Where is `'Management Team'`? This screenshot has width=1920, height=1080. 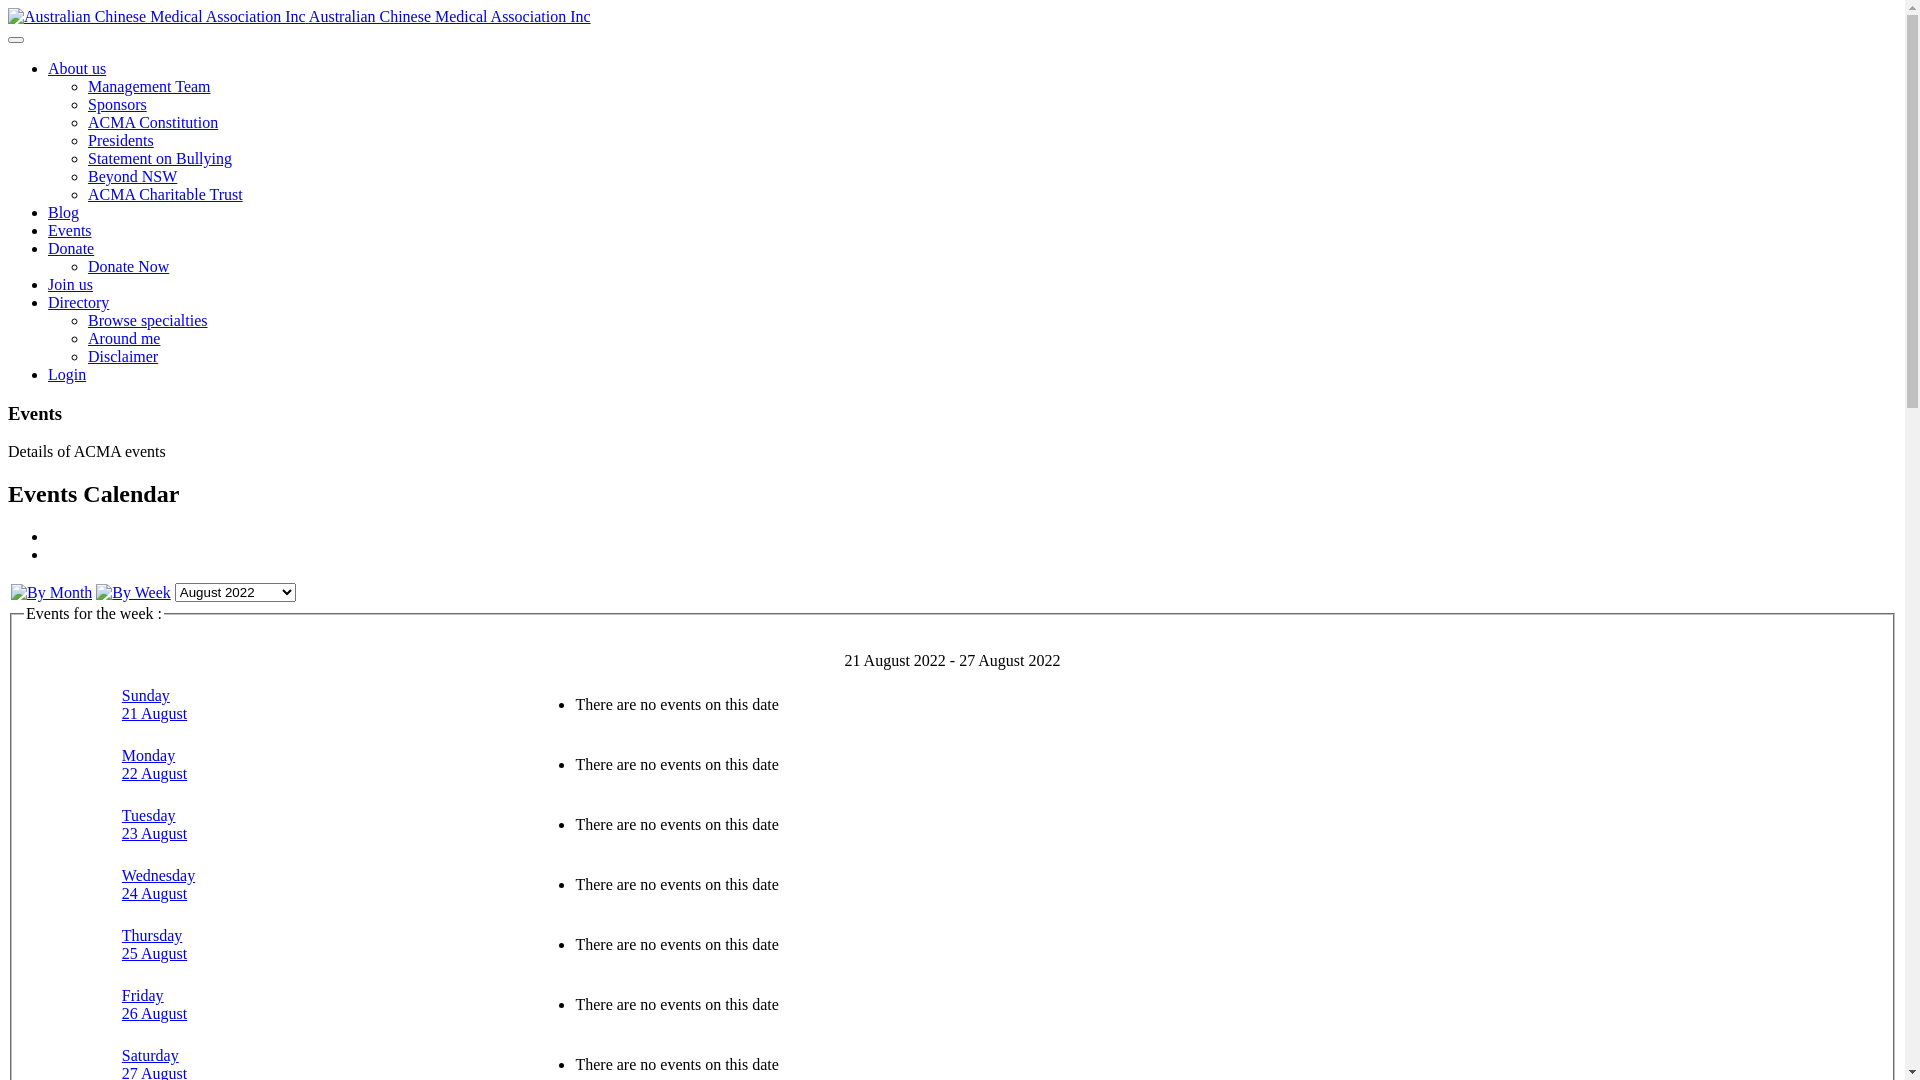
'Management Team' is located at coordinates (148, 85).